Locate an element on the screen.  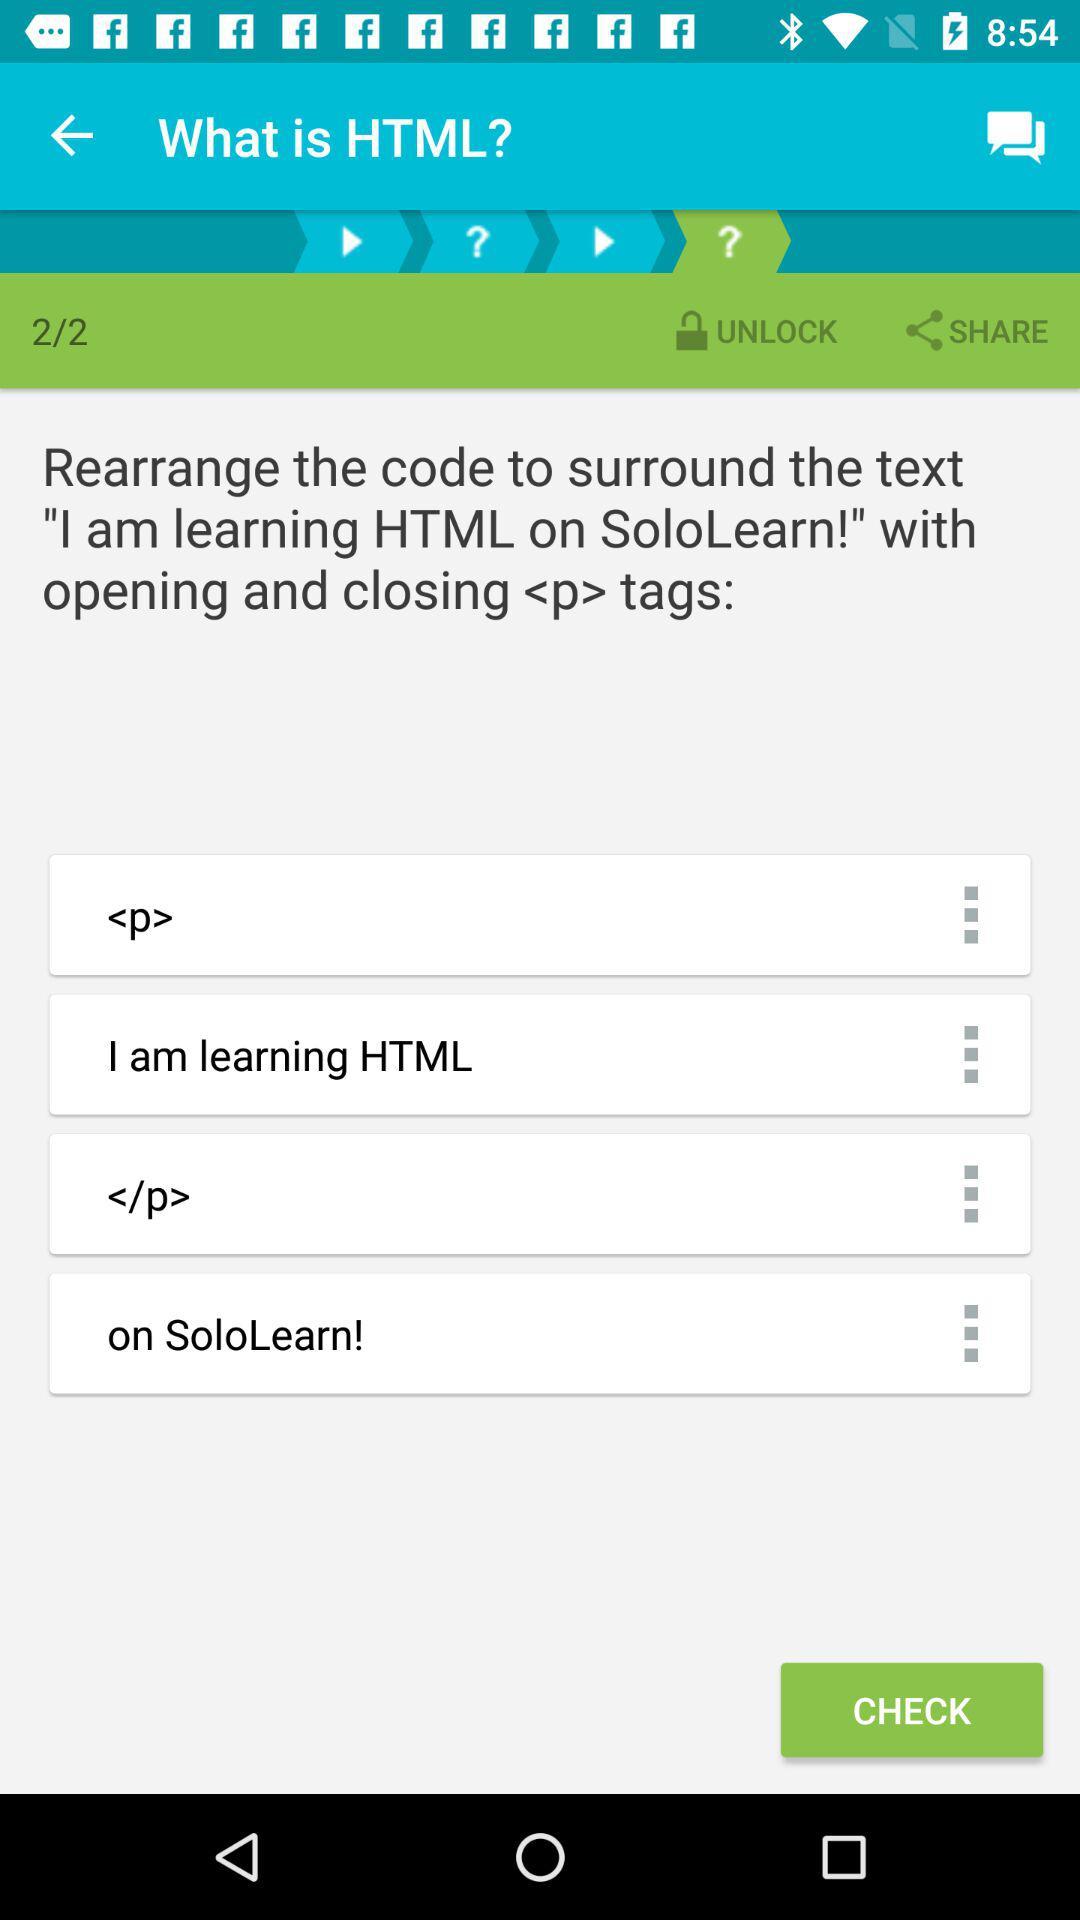
see next page is located at coordinates (601, 240).